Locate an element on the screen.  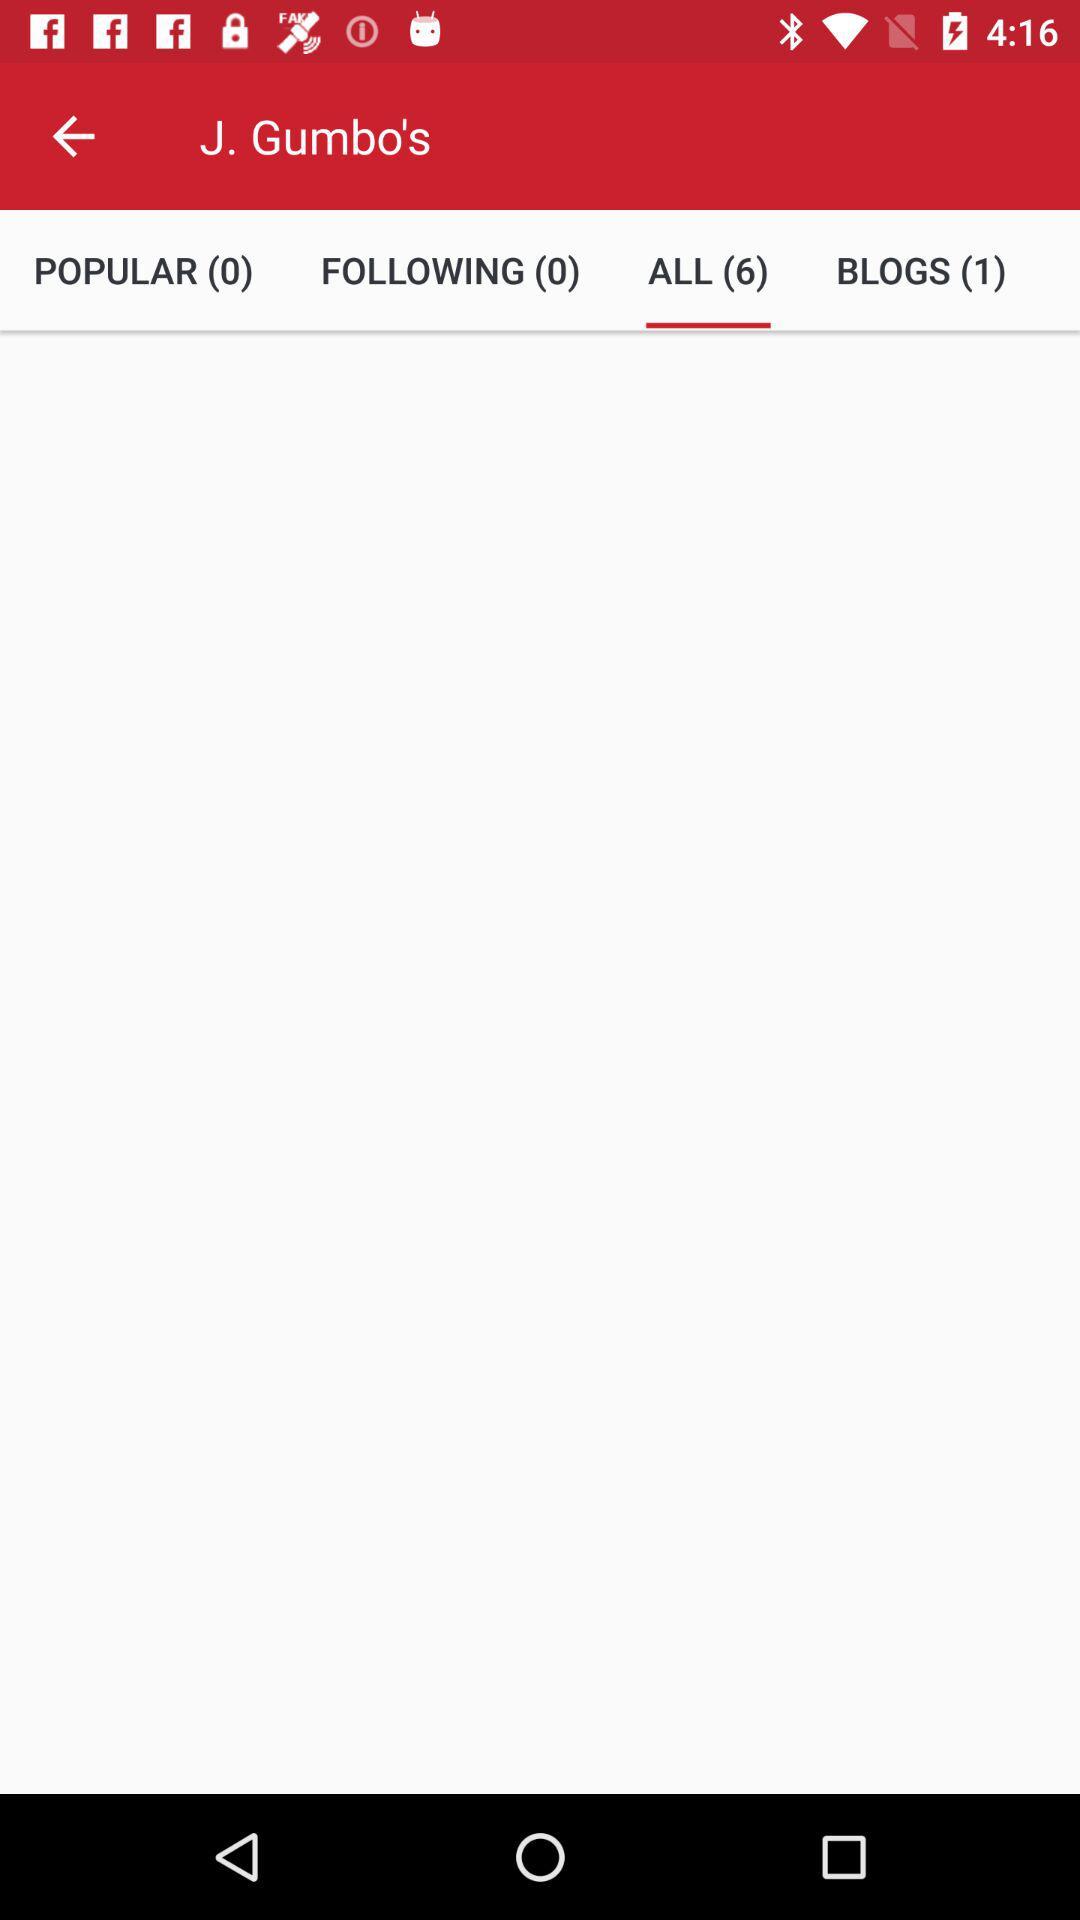
icon above popular (0) icon is located at coordinates (72, 135).